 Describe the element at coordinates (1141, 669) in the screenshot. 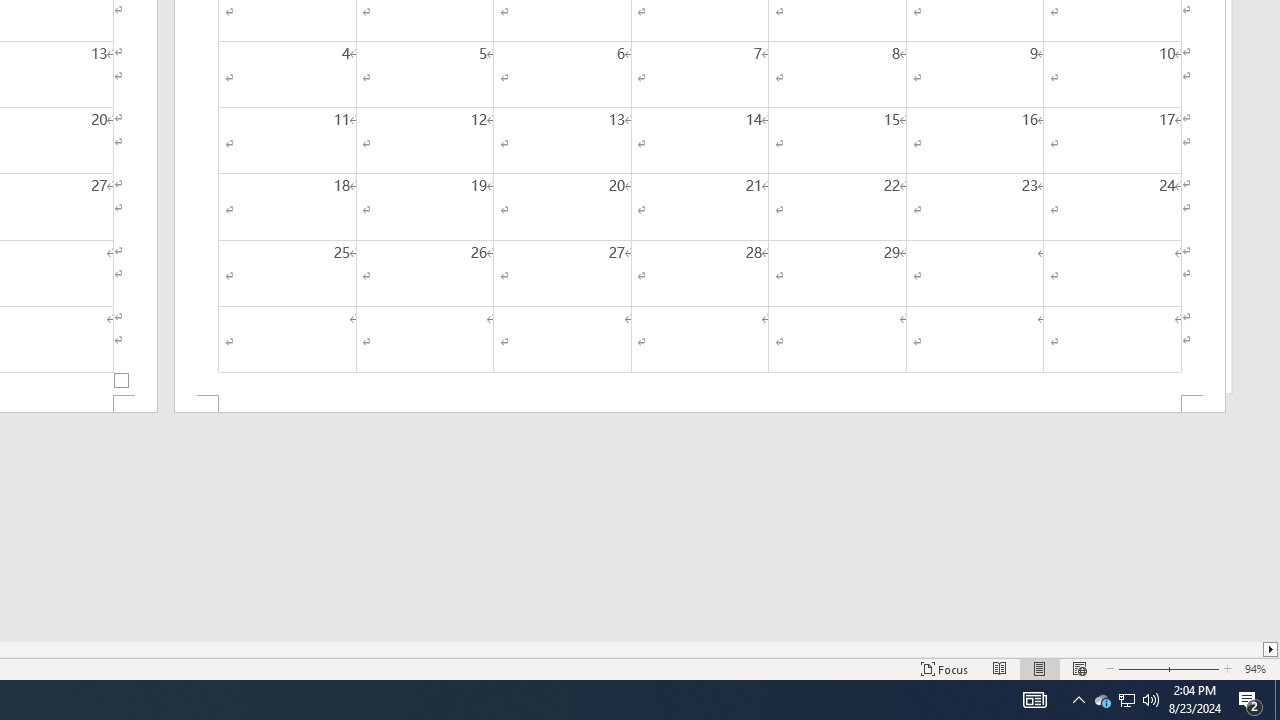

I see `'Zoom Out'` at that location.